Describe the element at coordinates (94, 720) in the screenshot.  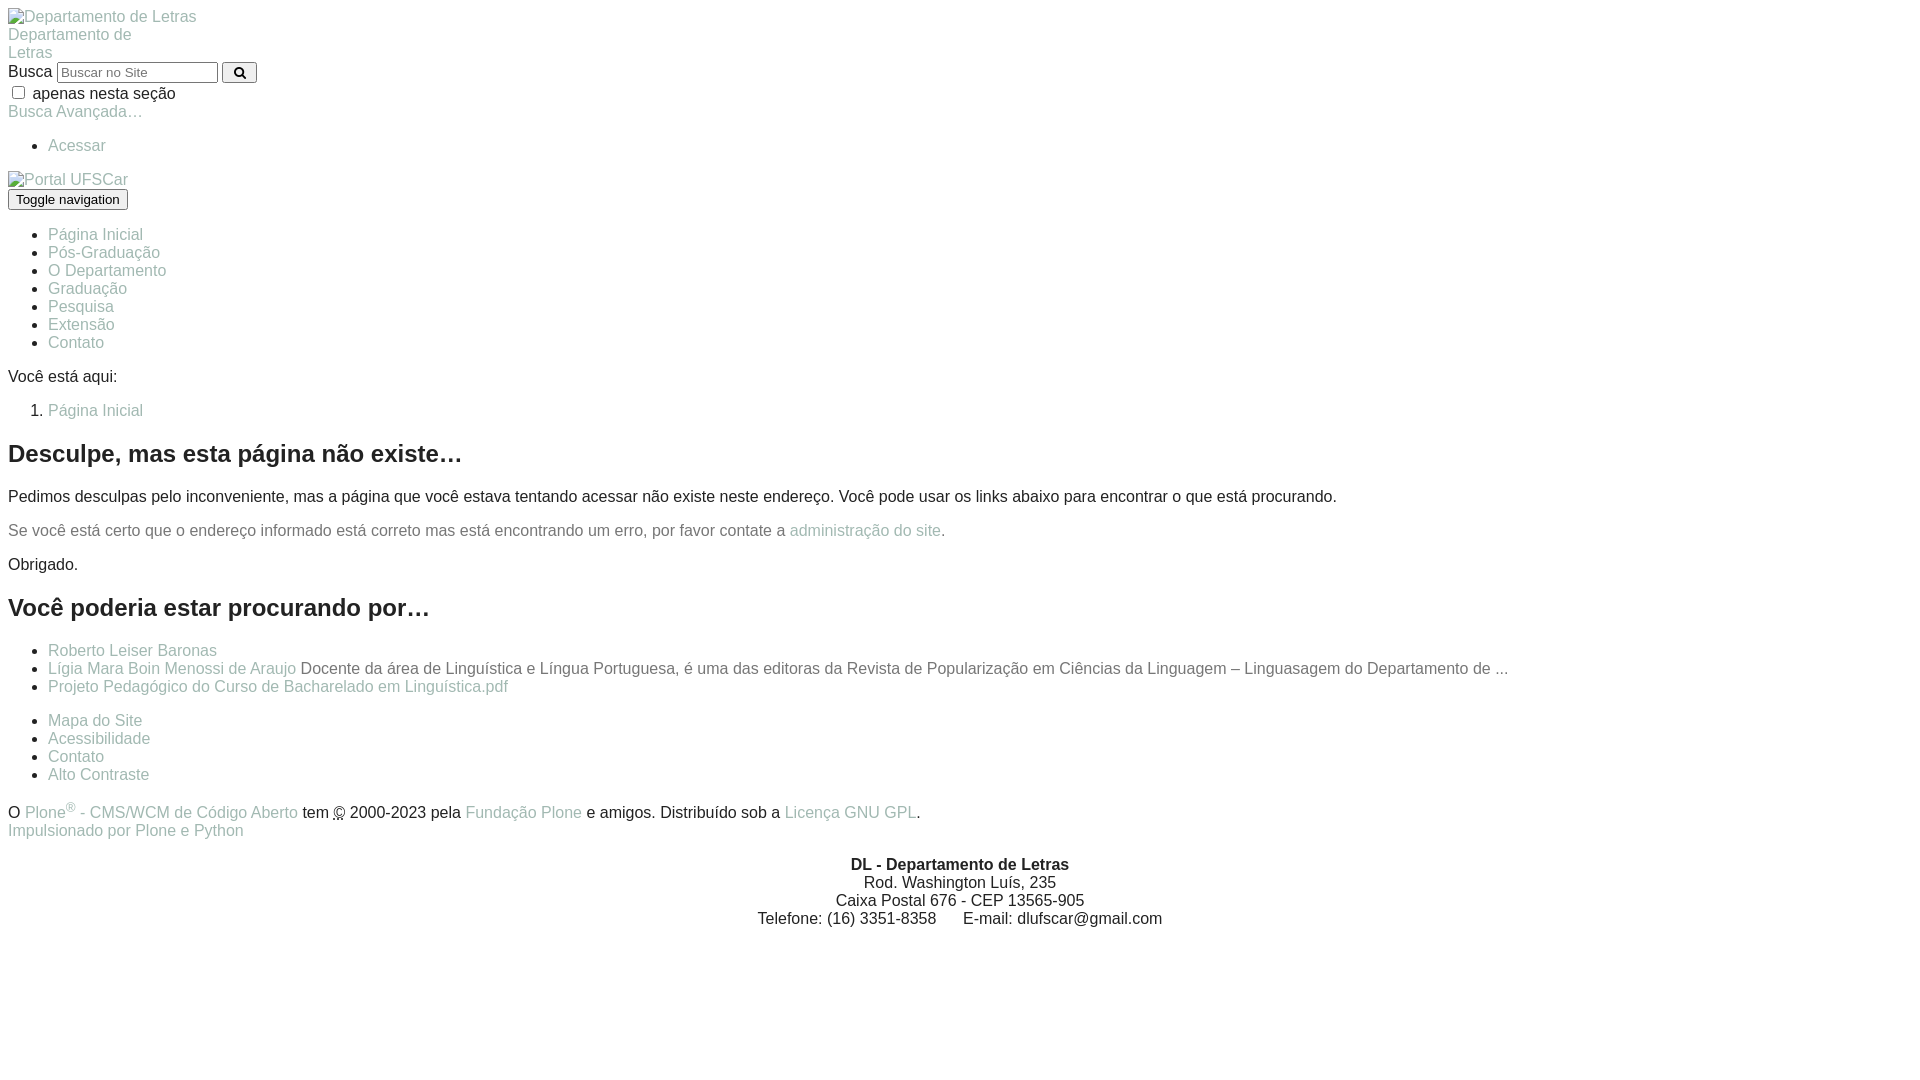
I see `'Mapa do Site'` at that location.